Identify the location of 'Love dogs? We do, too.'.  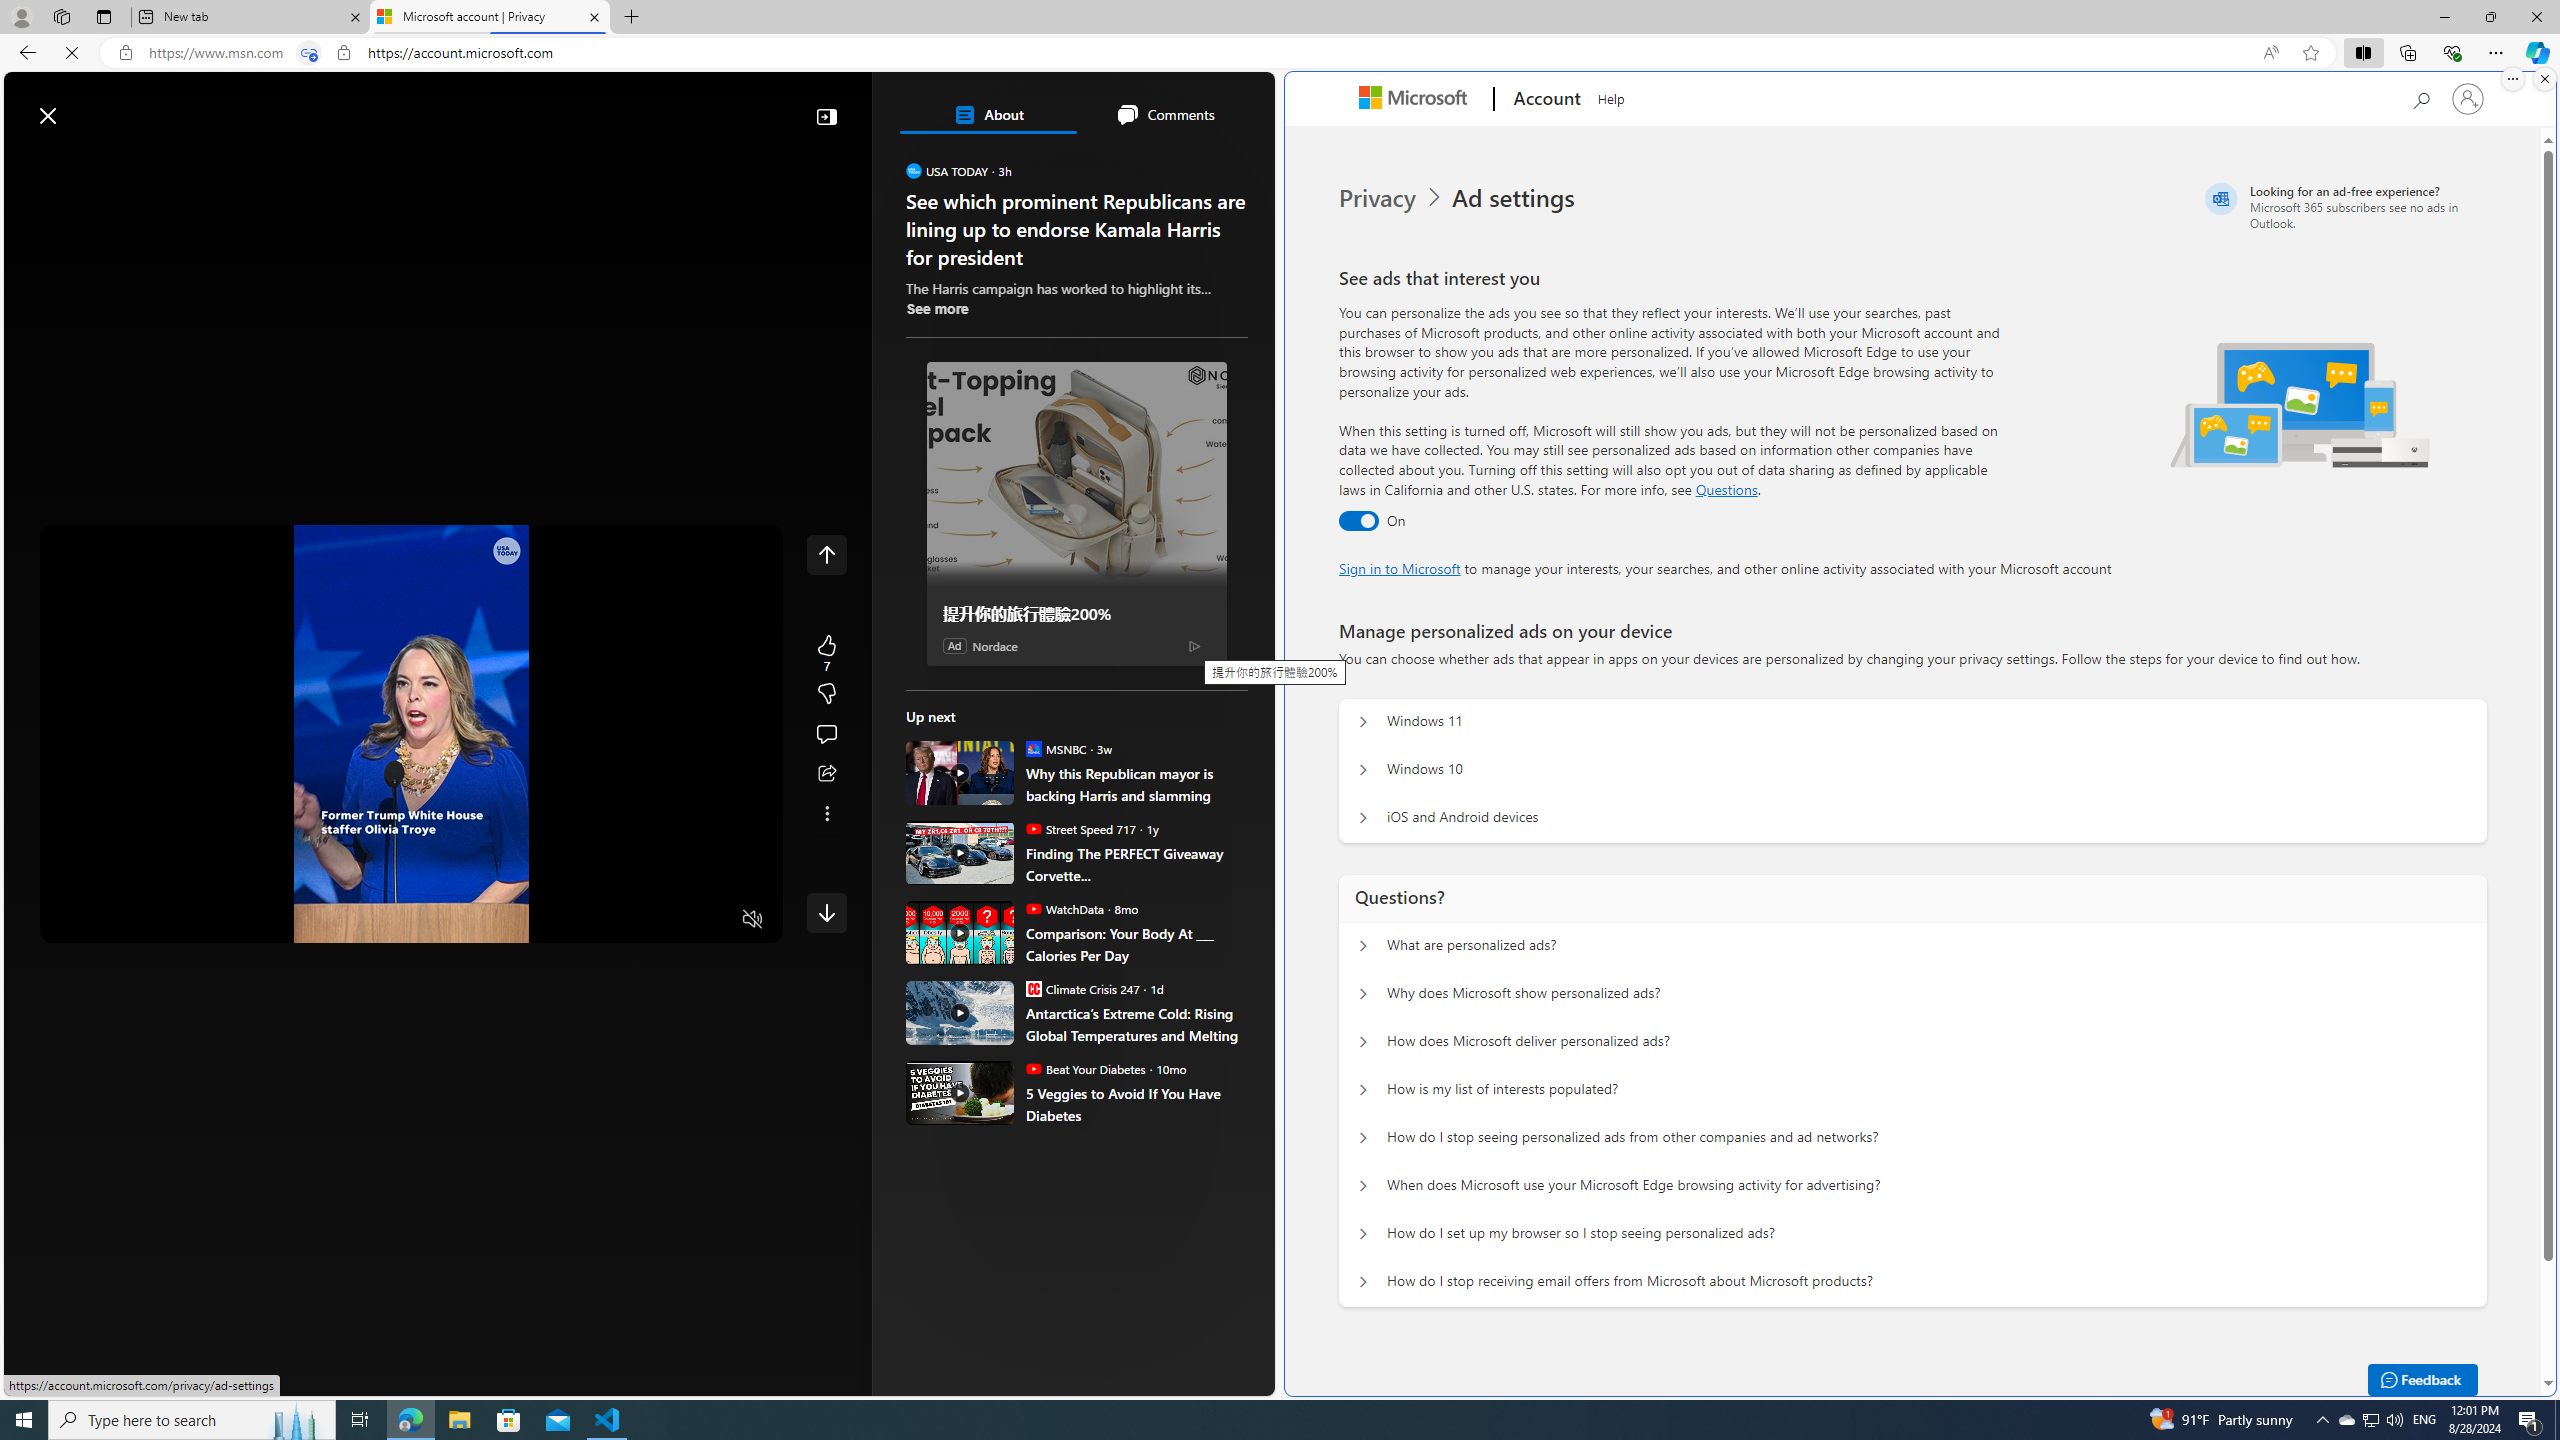
(1084, 287).